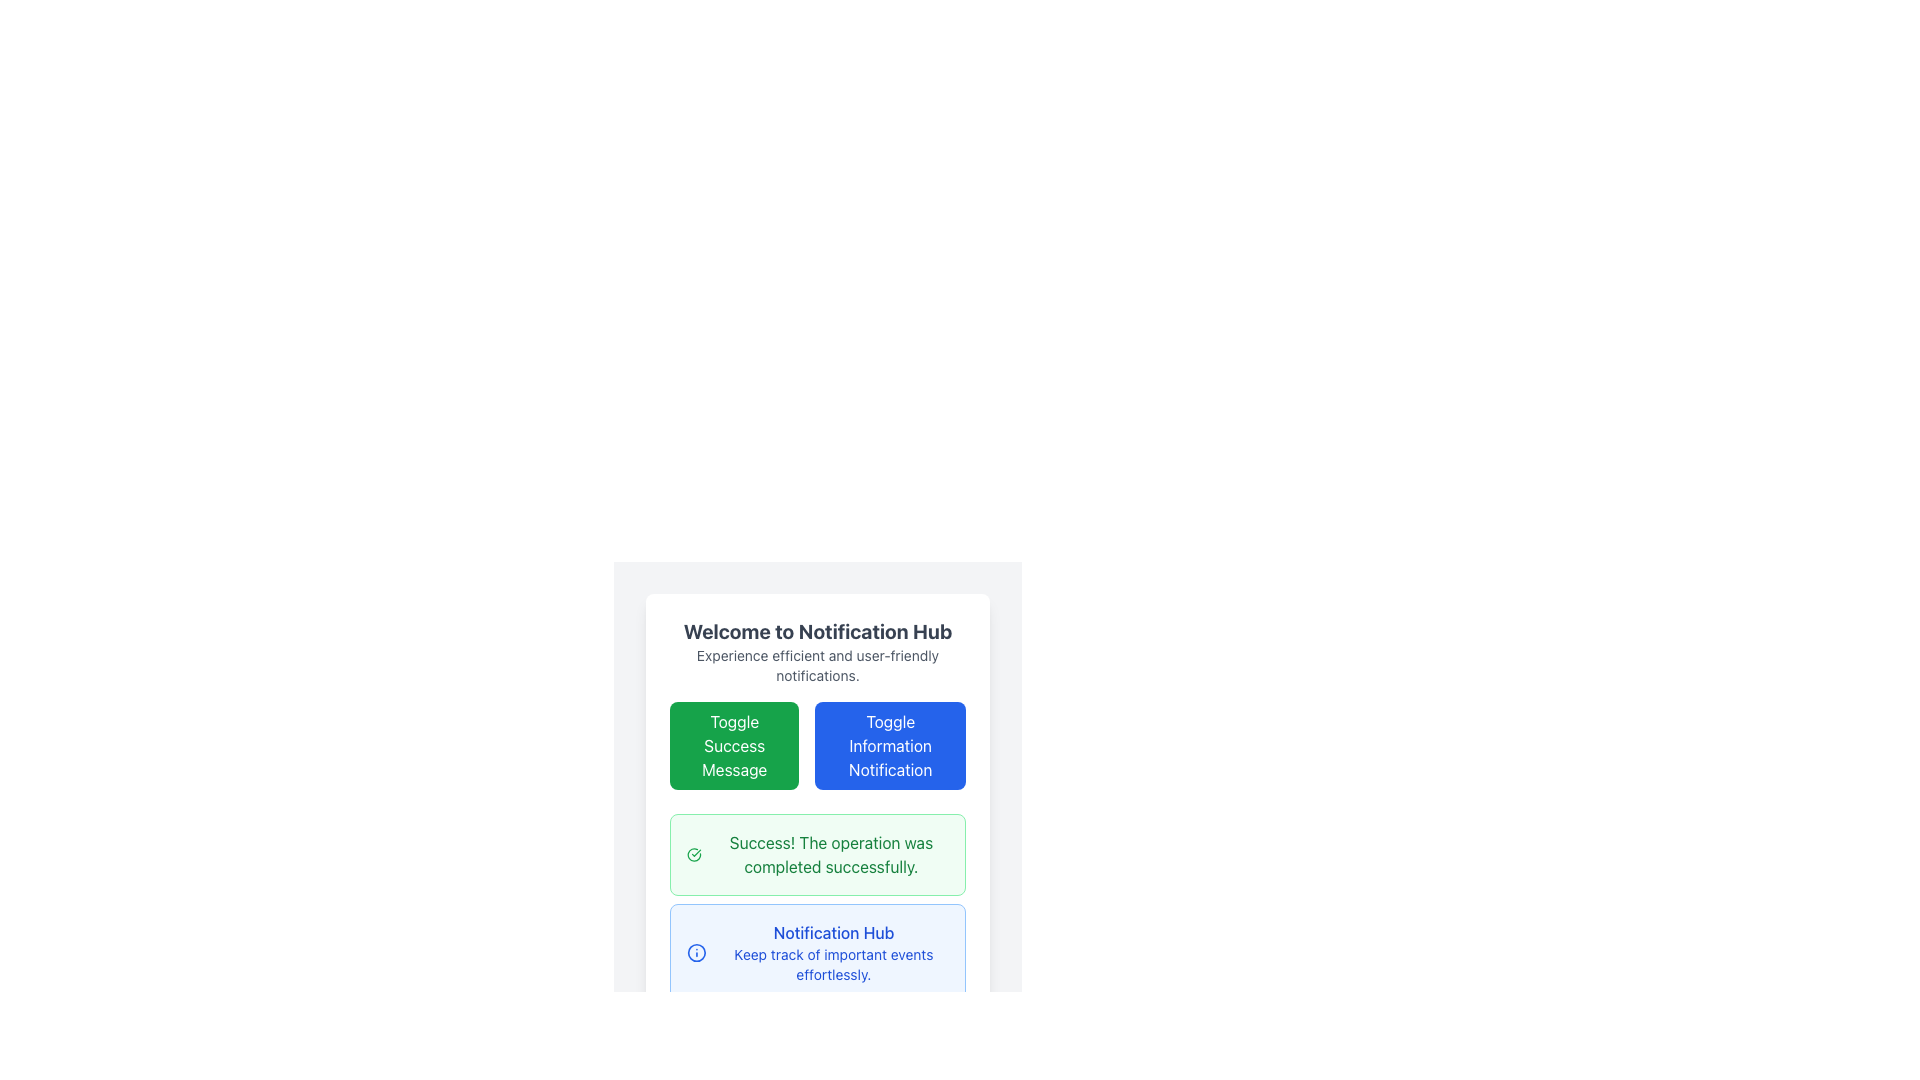  I want to click on the text label displaying 'Keep track of important events effortlessly.' located beneath the 'Notification Hub' heading, so click(833, 963).